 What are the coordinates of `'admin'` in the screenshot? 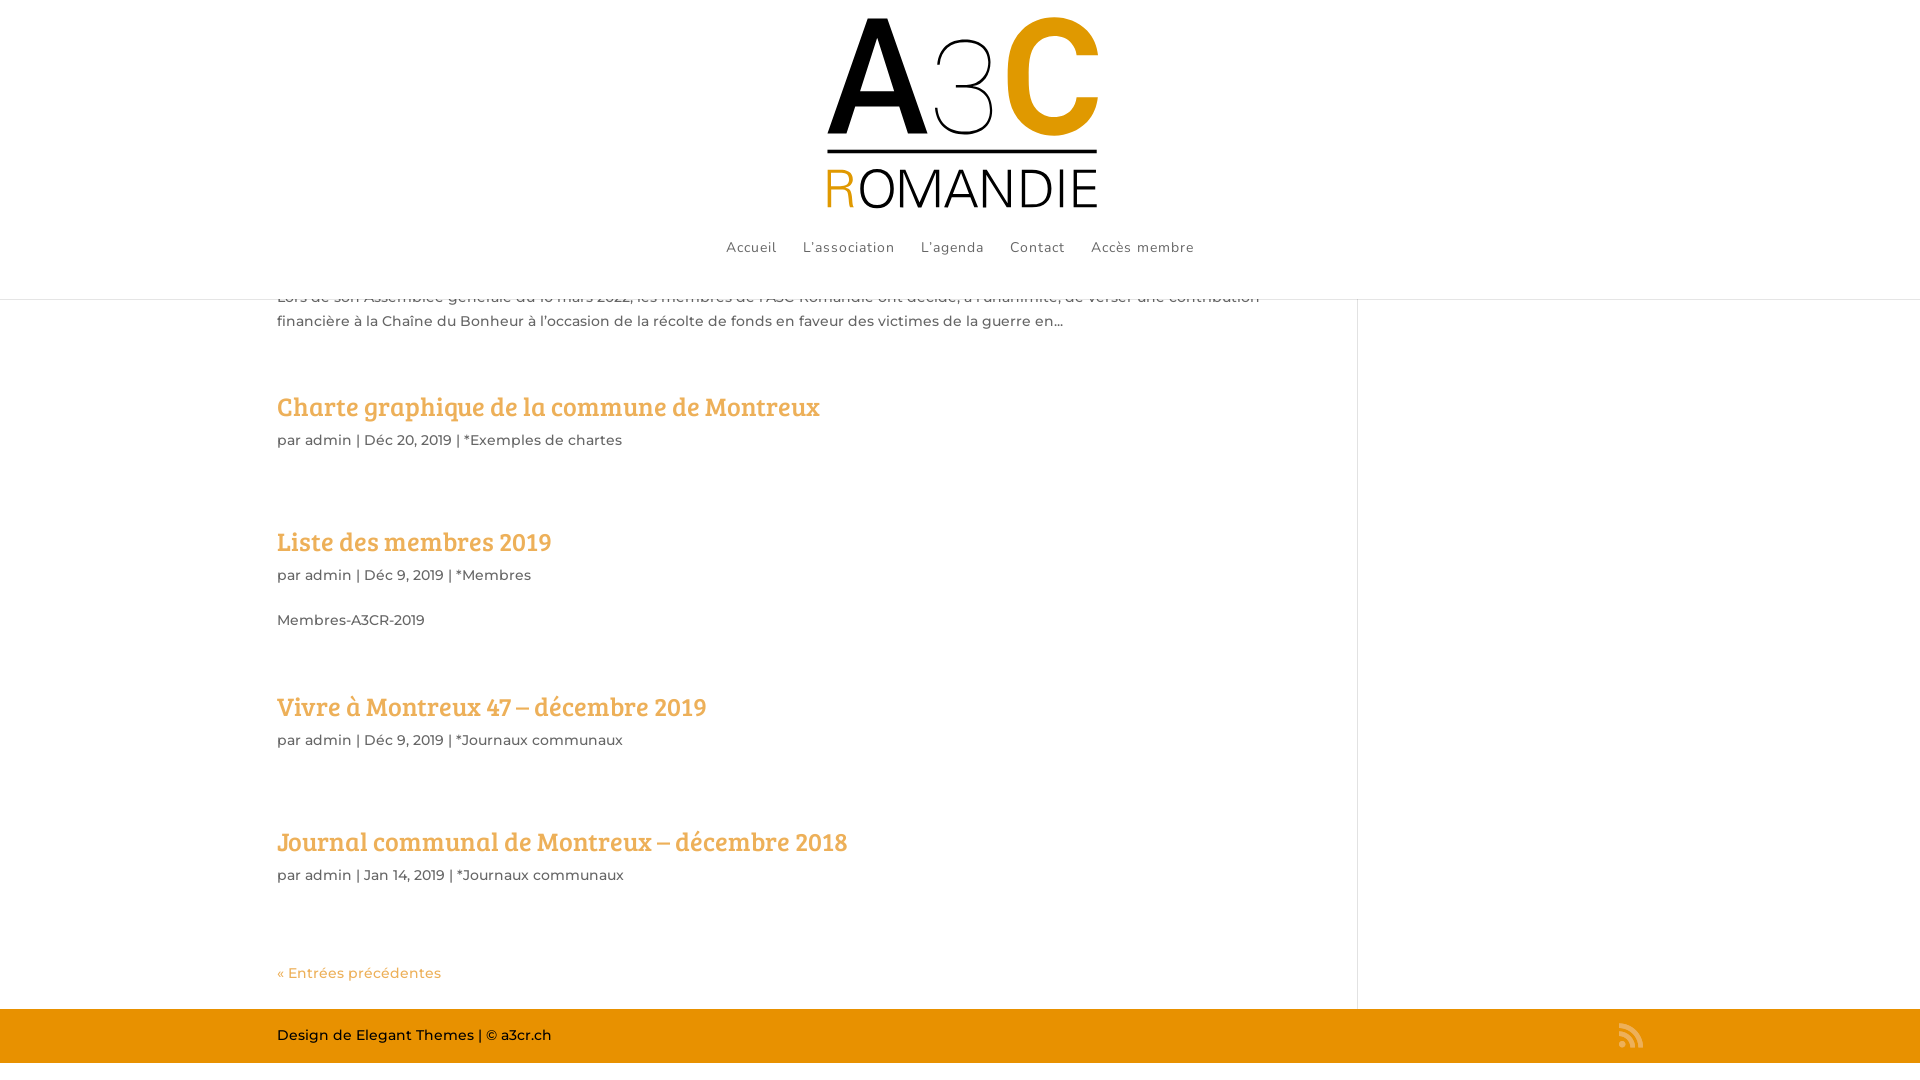 It's located at (328, 740).